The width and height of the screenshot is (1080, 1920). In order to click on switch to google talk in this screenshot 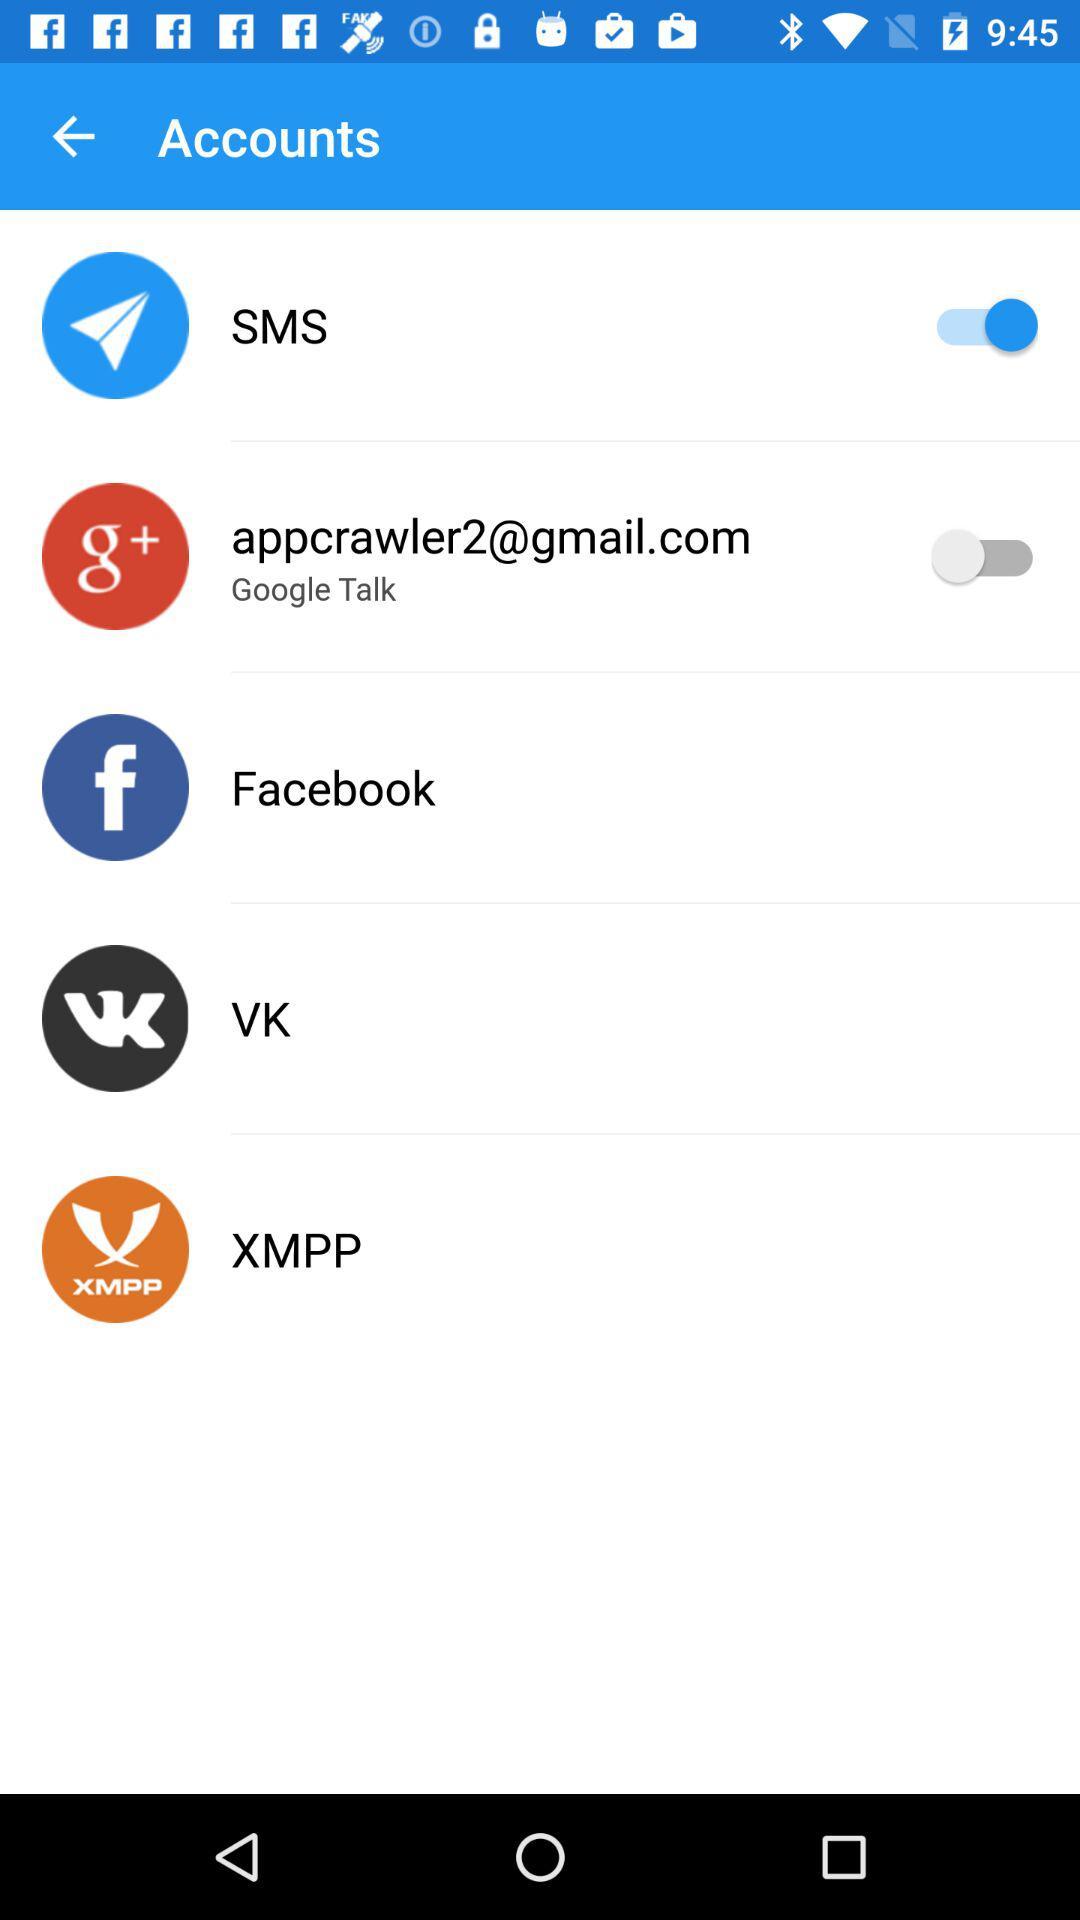, I will do `click(115, 556)`.